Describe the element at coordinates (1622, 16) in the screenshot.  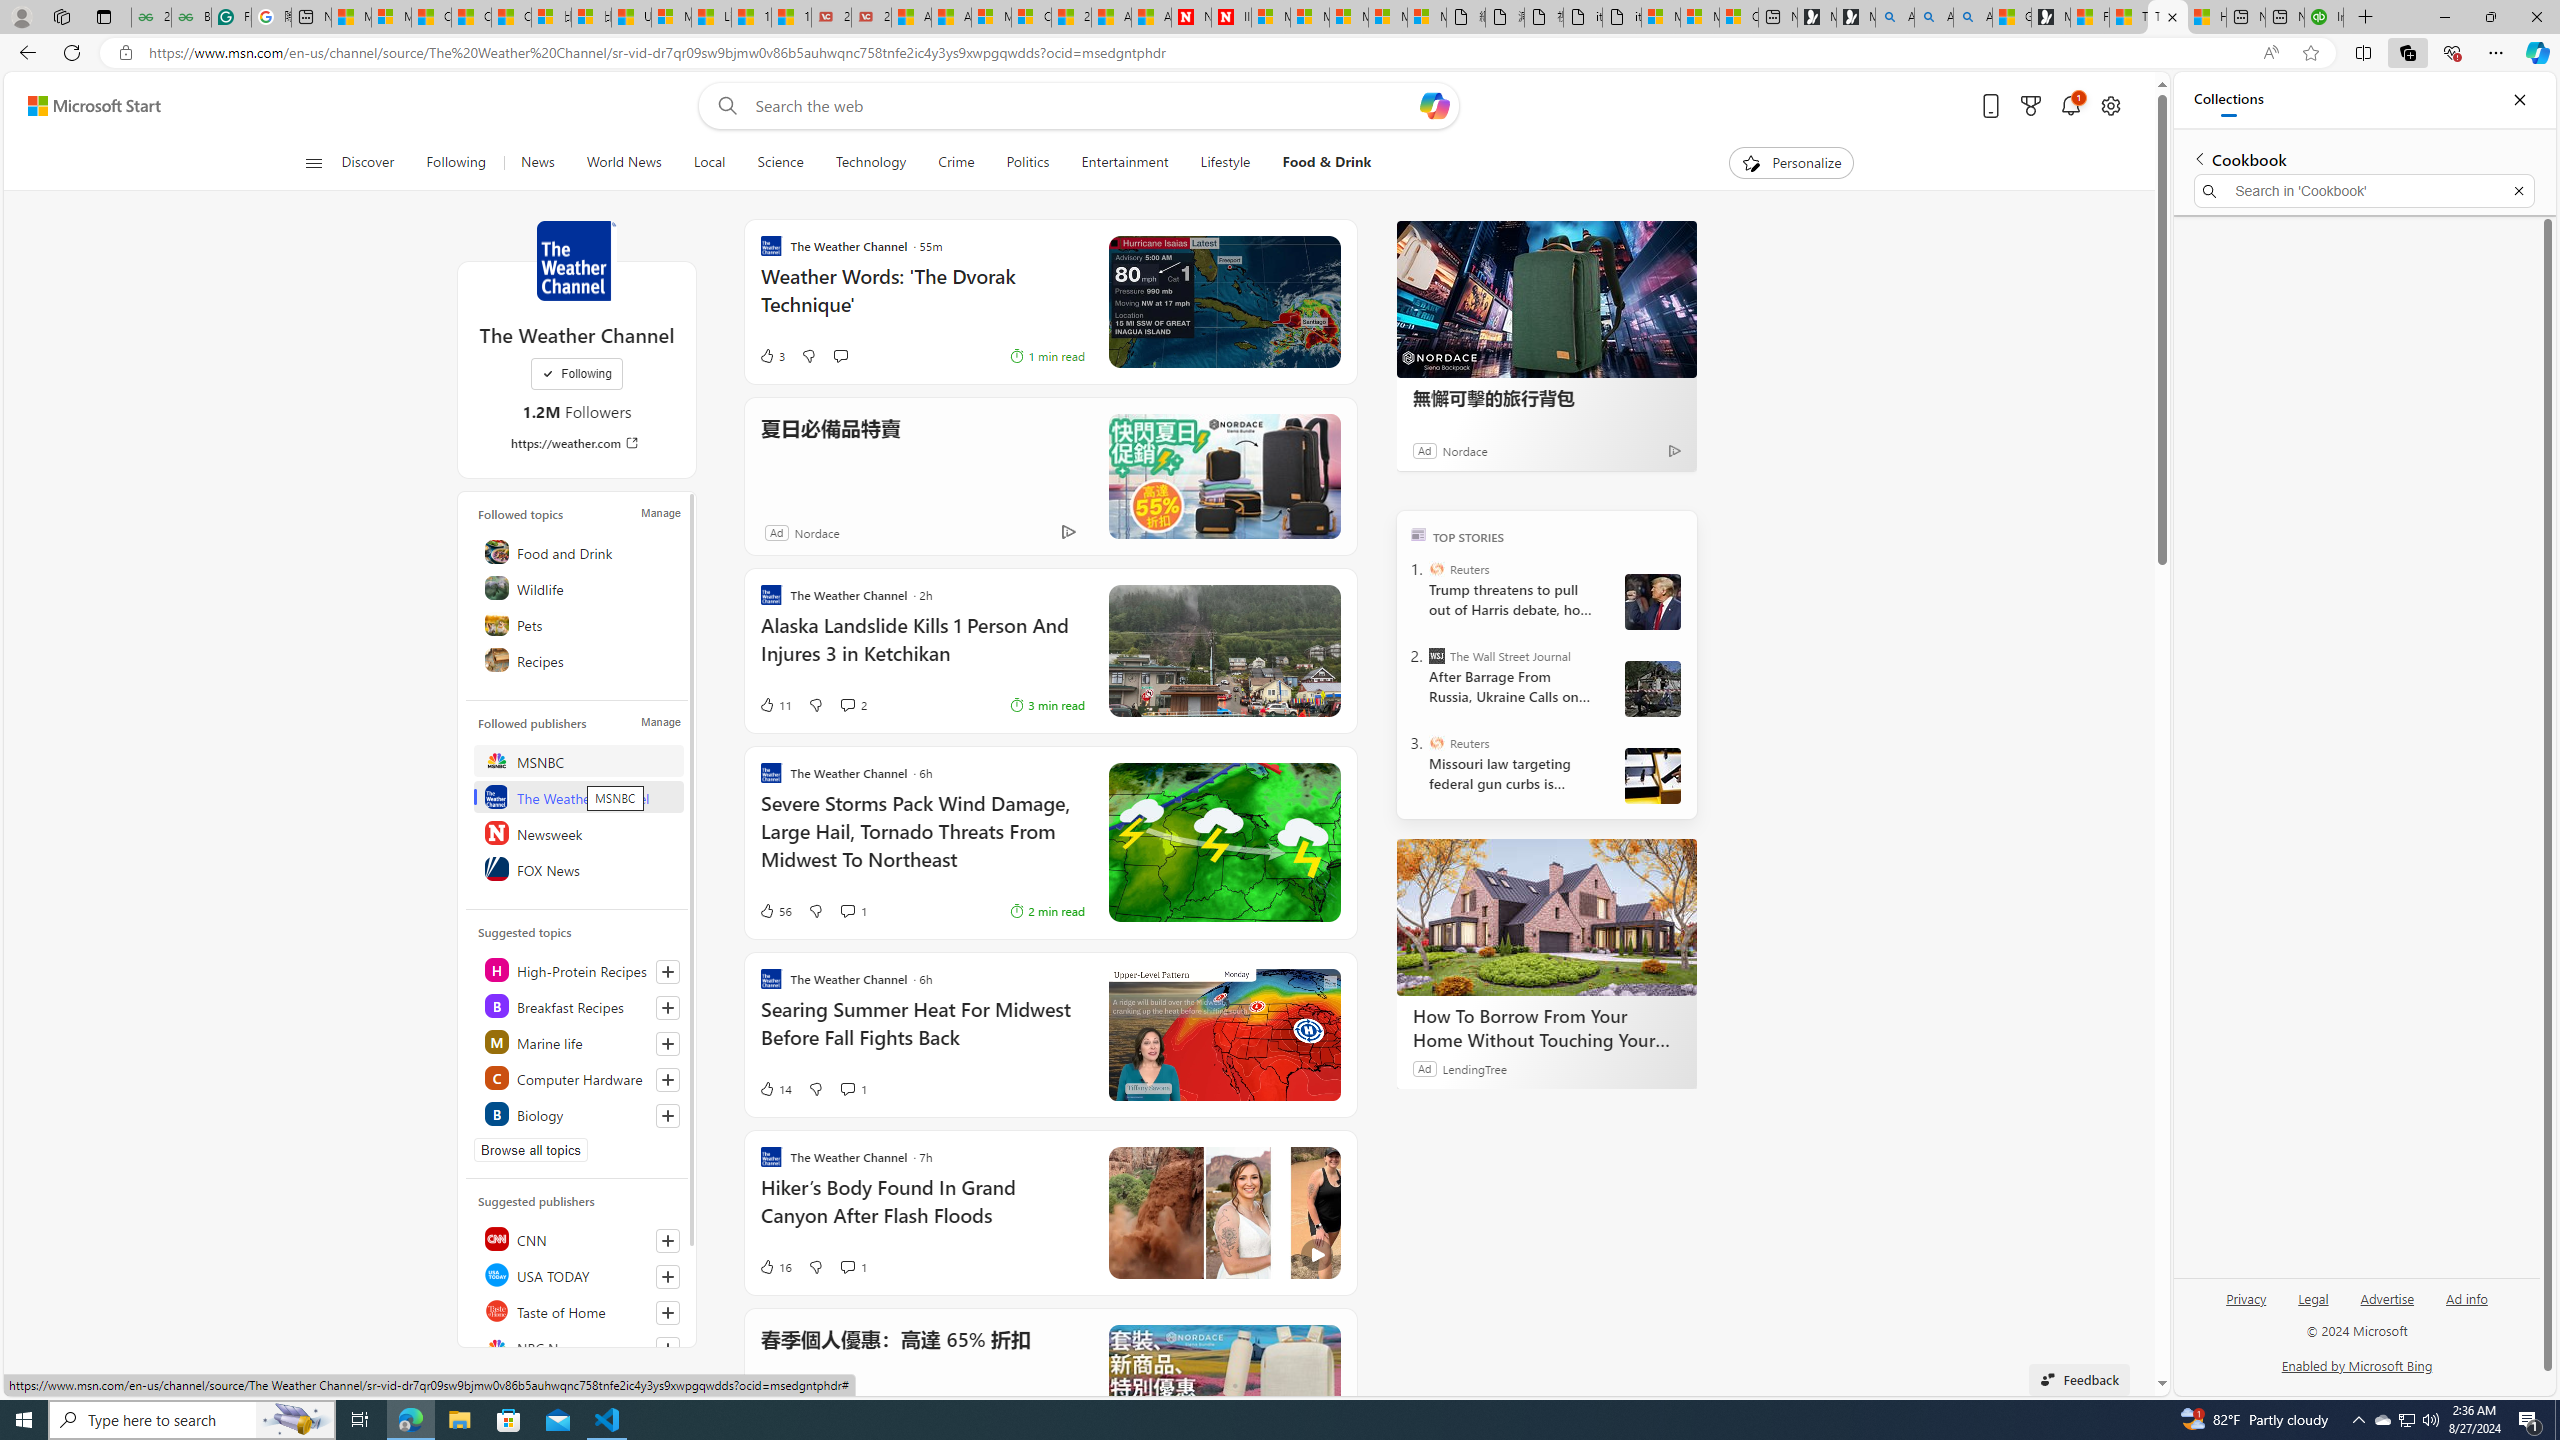
I see `'itconcepthk.com/projector_solutions.mp4'` at that location.